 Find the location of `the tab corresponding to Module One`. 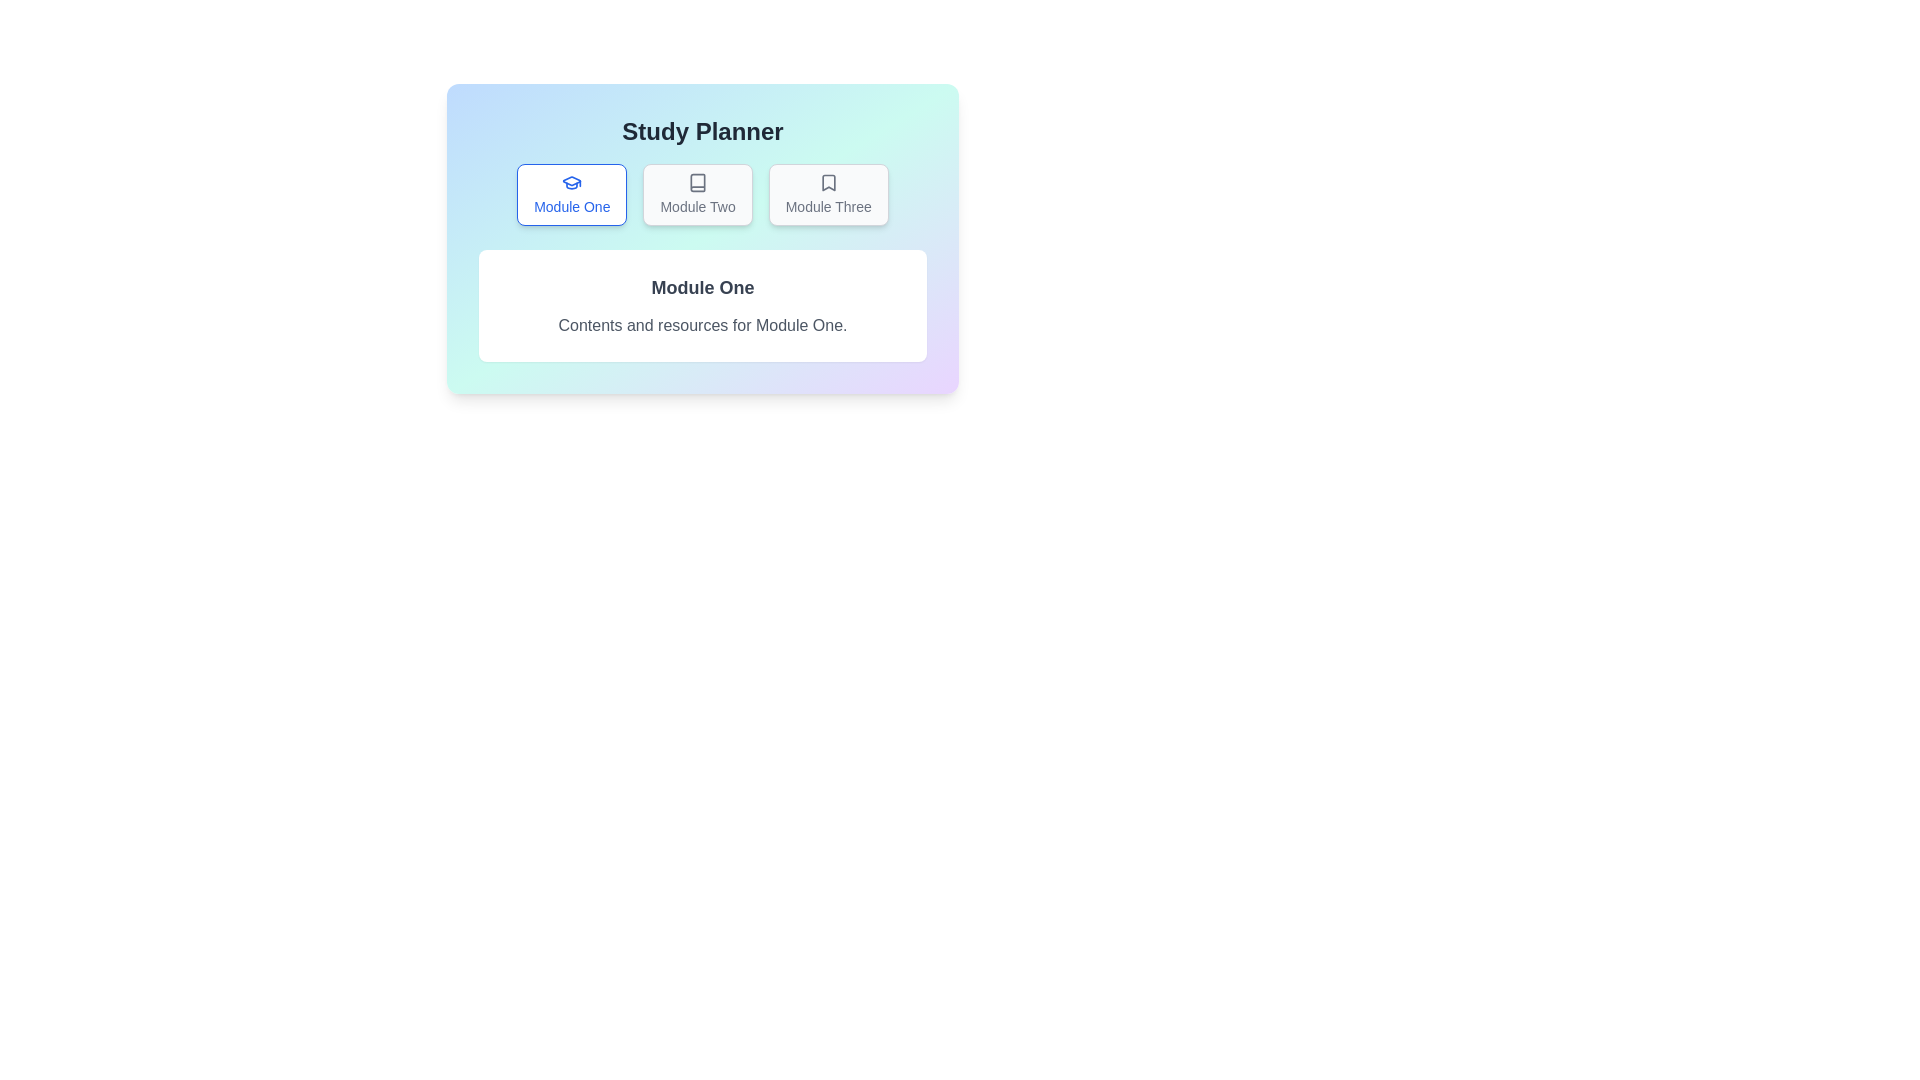

the tab corresponding to Module One is located at coordinates (571, 195).